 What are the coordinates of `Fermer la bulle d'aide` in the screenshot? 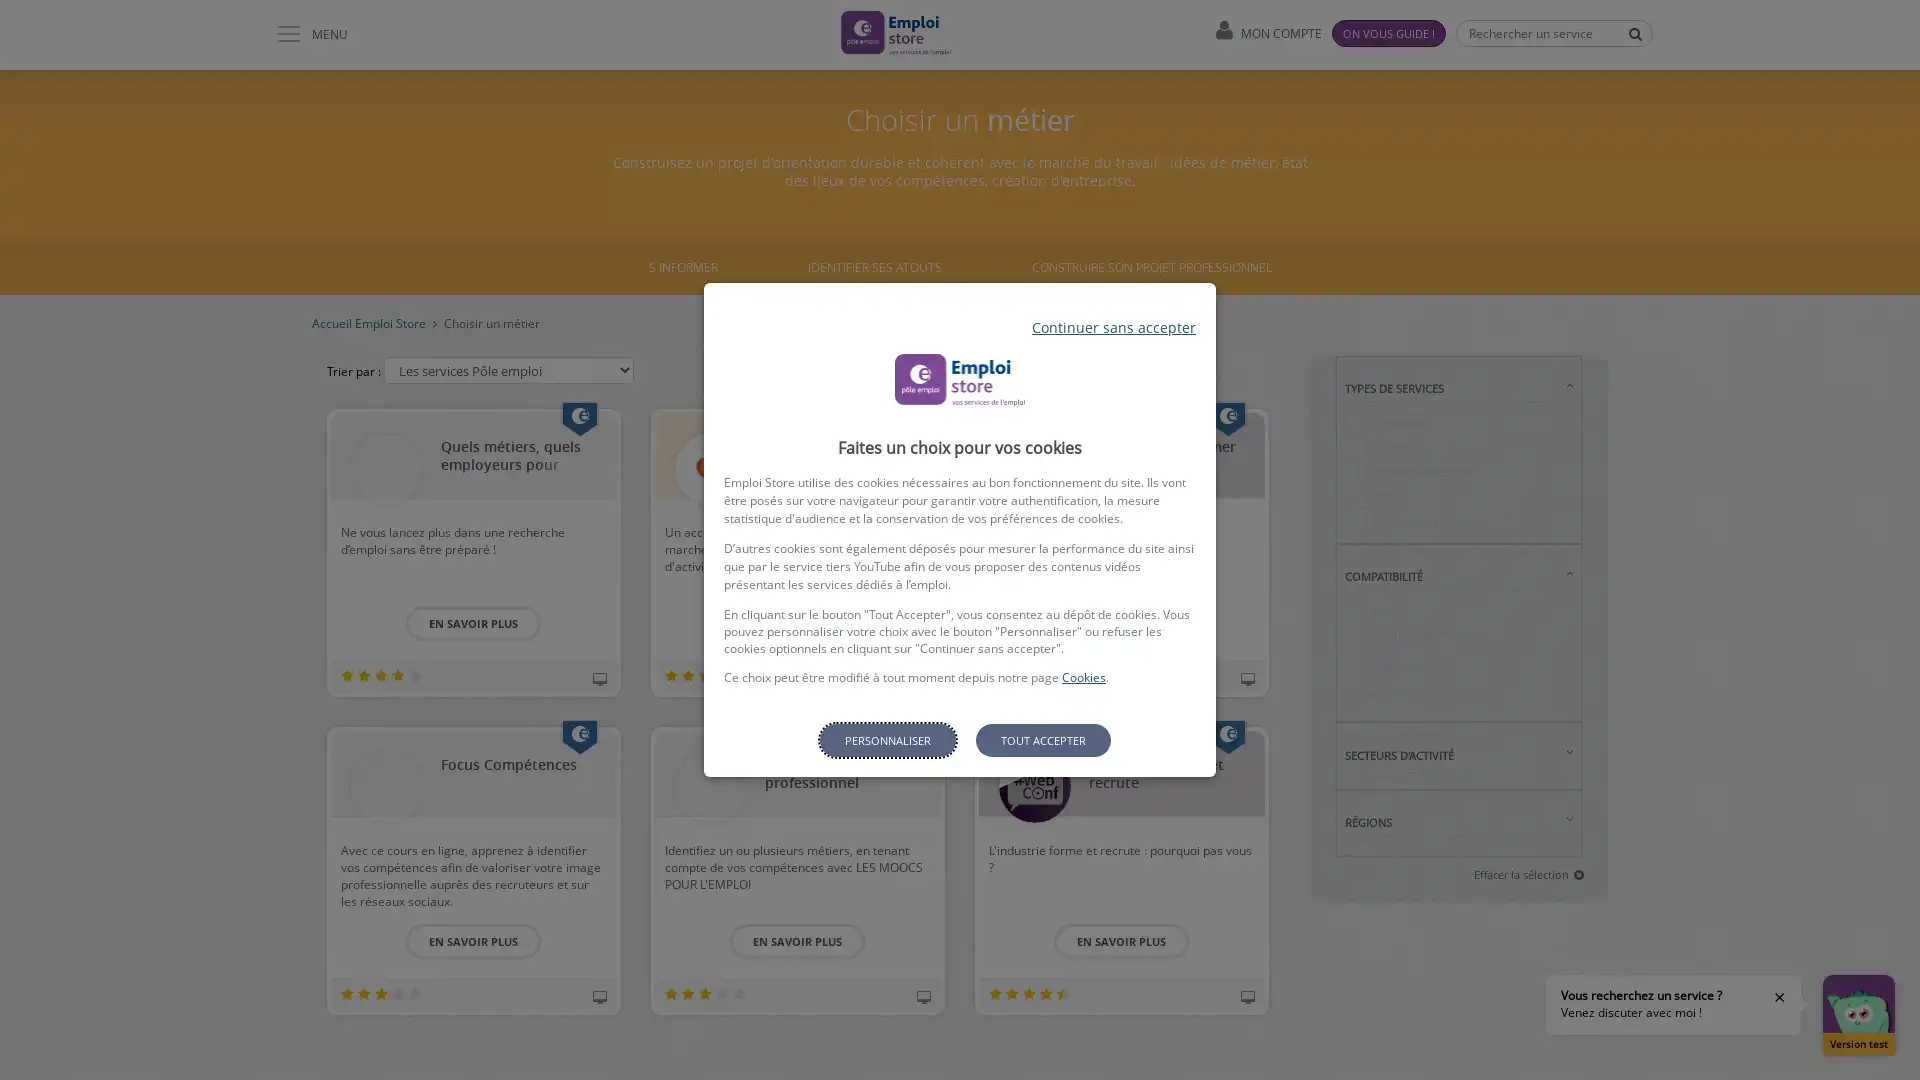 It's located at (1779, 996).